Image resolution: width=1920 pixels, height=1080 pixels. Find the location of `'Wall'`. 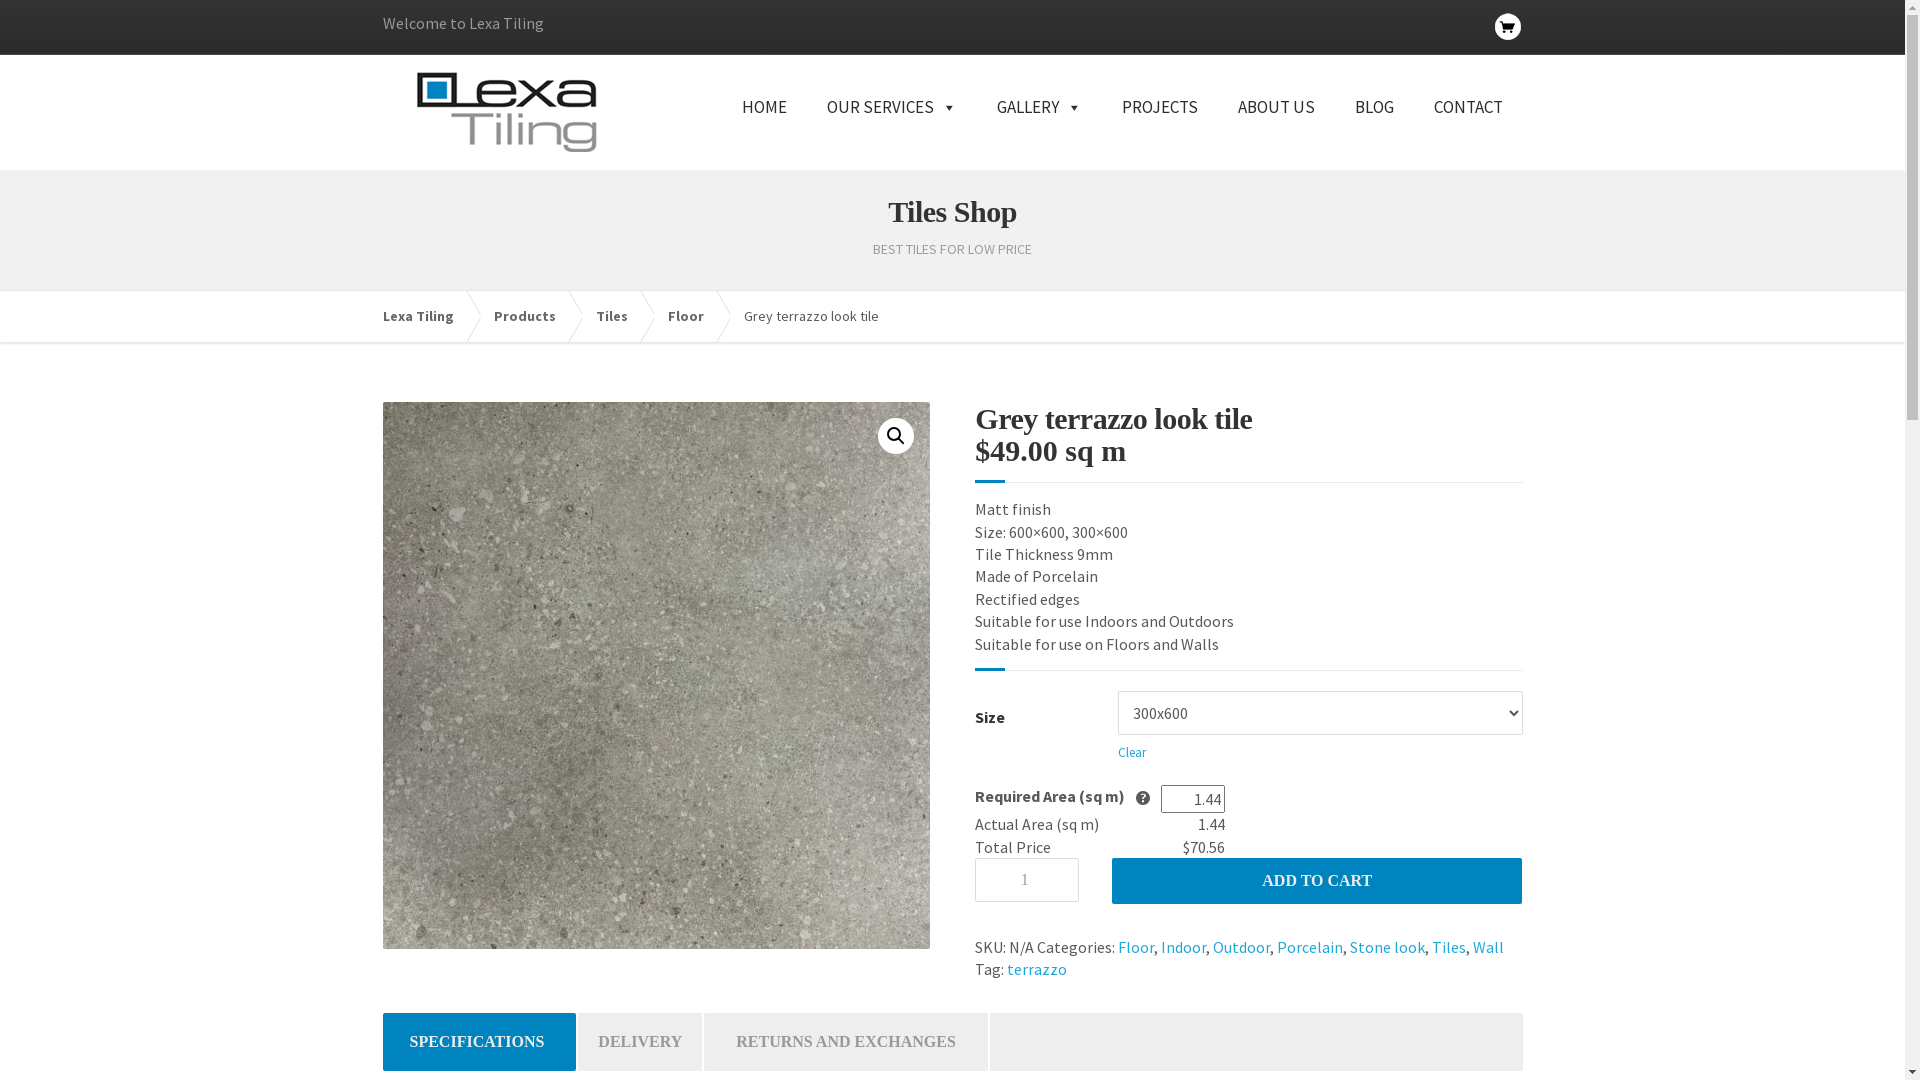

'Wall' is located at coordinates (1488, 946).